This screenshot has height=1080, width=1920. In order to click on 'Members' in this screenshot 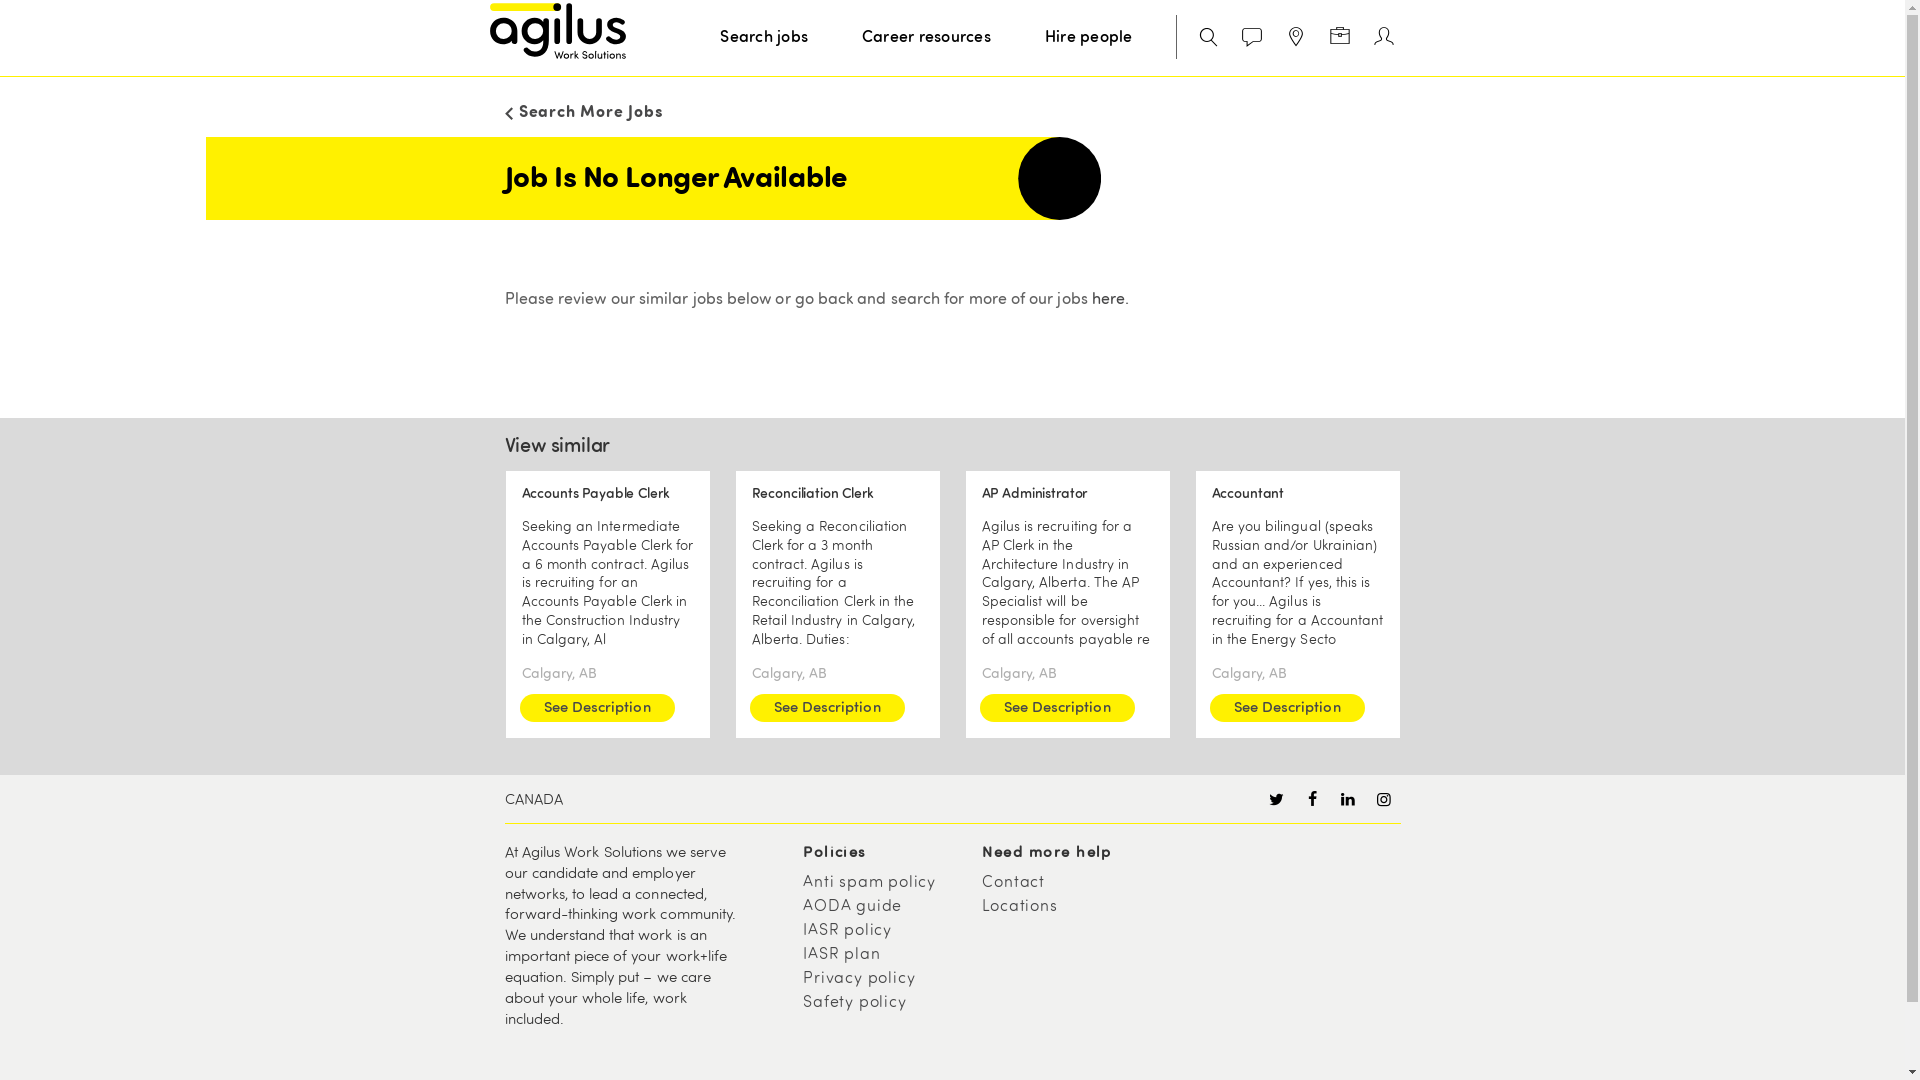, I will do `click(1382, 38)`.